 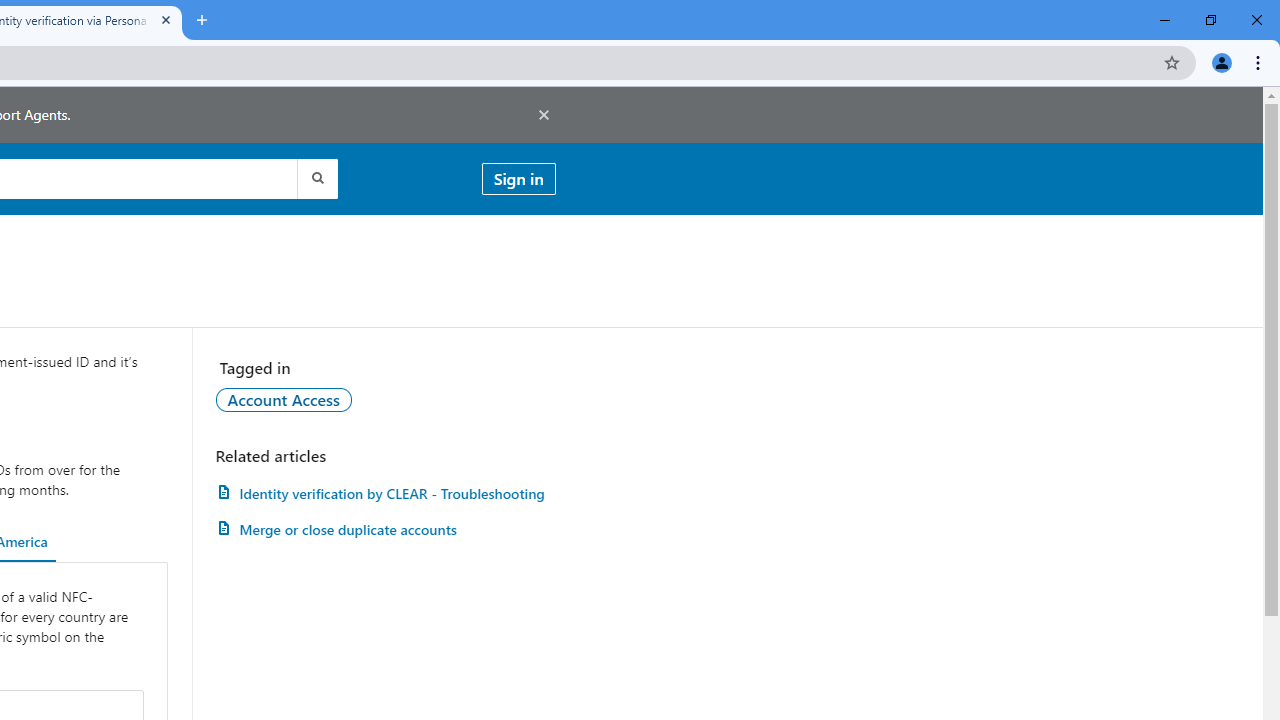 I want to click on 'Merge or close duplicate accounts', so click(x=385, y=528).